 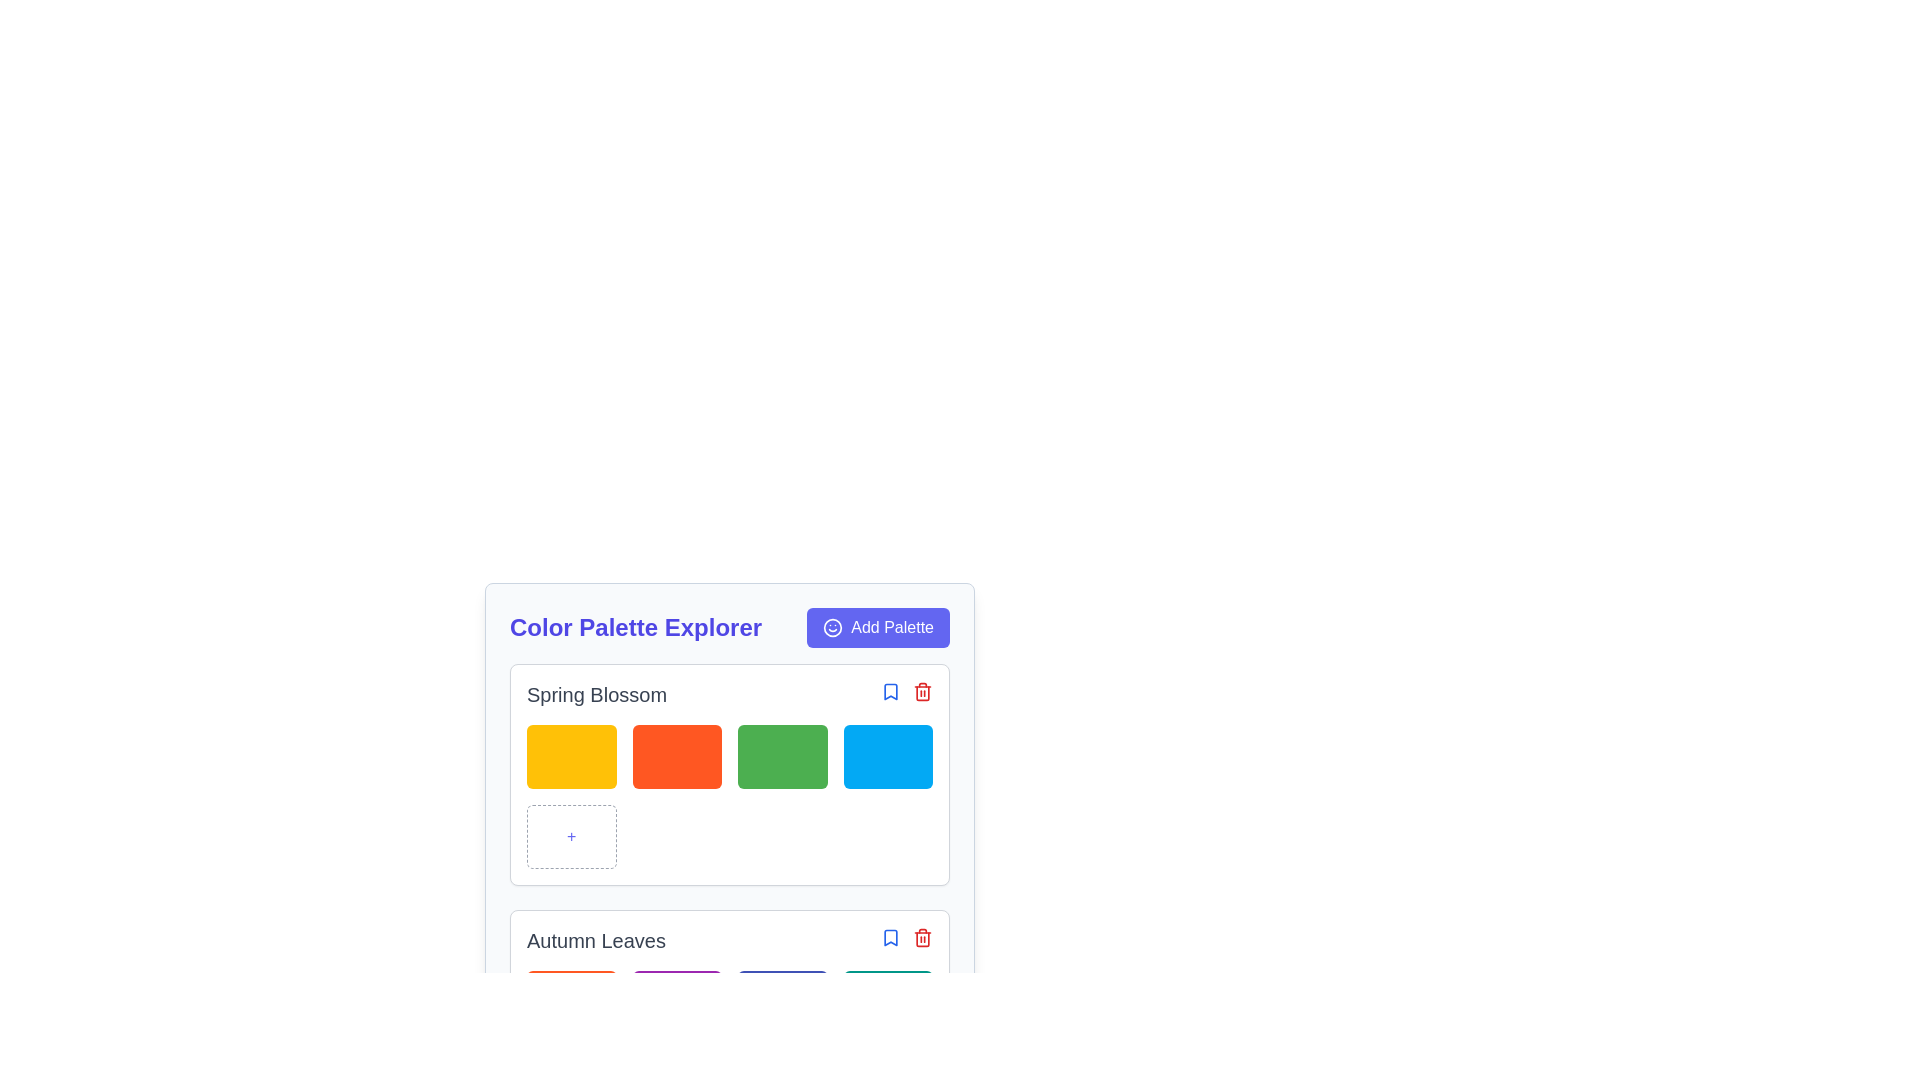 I want to click on the fourth color swatch in the 'Spring Blossom' color palette, so click(x=887, y=756).